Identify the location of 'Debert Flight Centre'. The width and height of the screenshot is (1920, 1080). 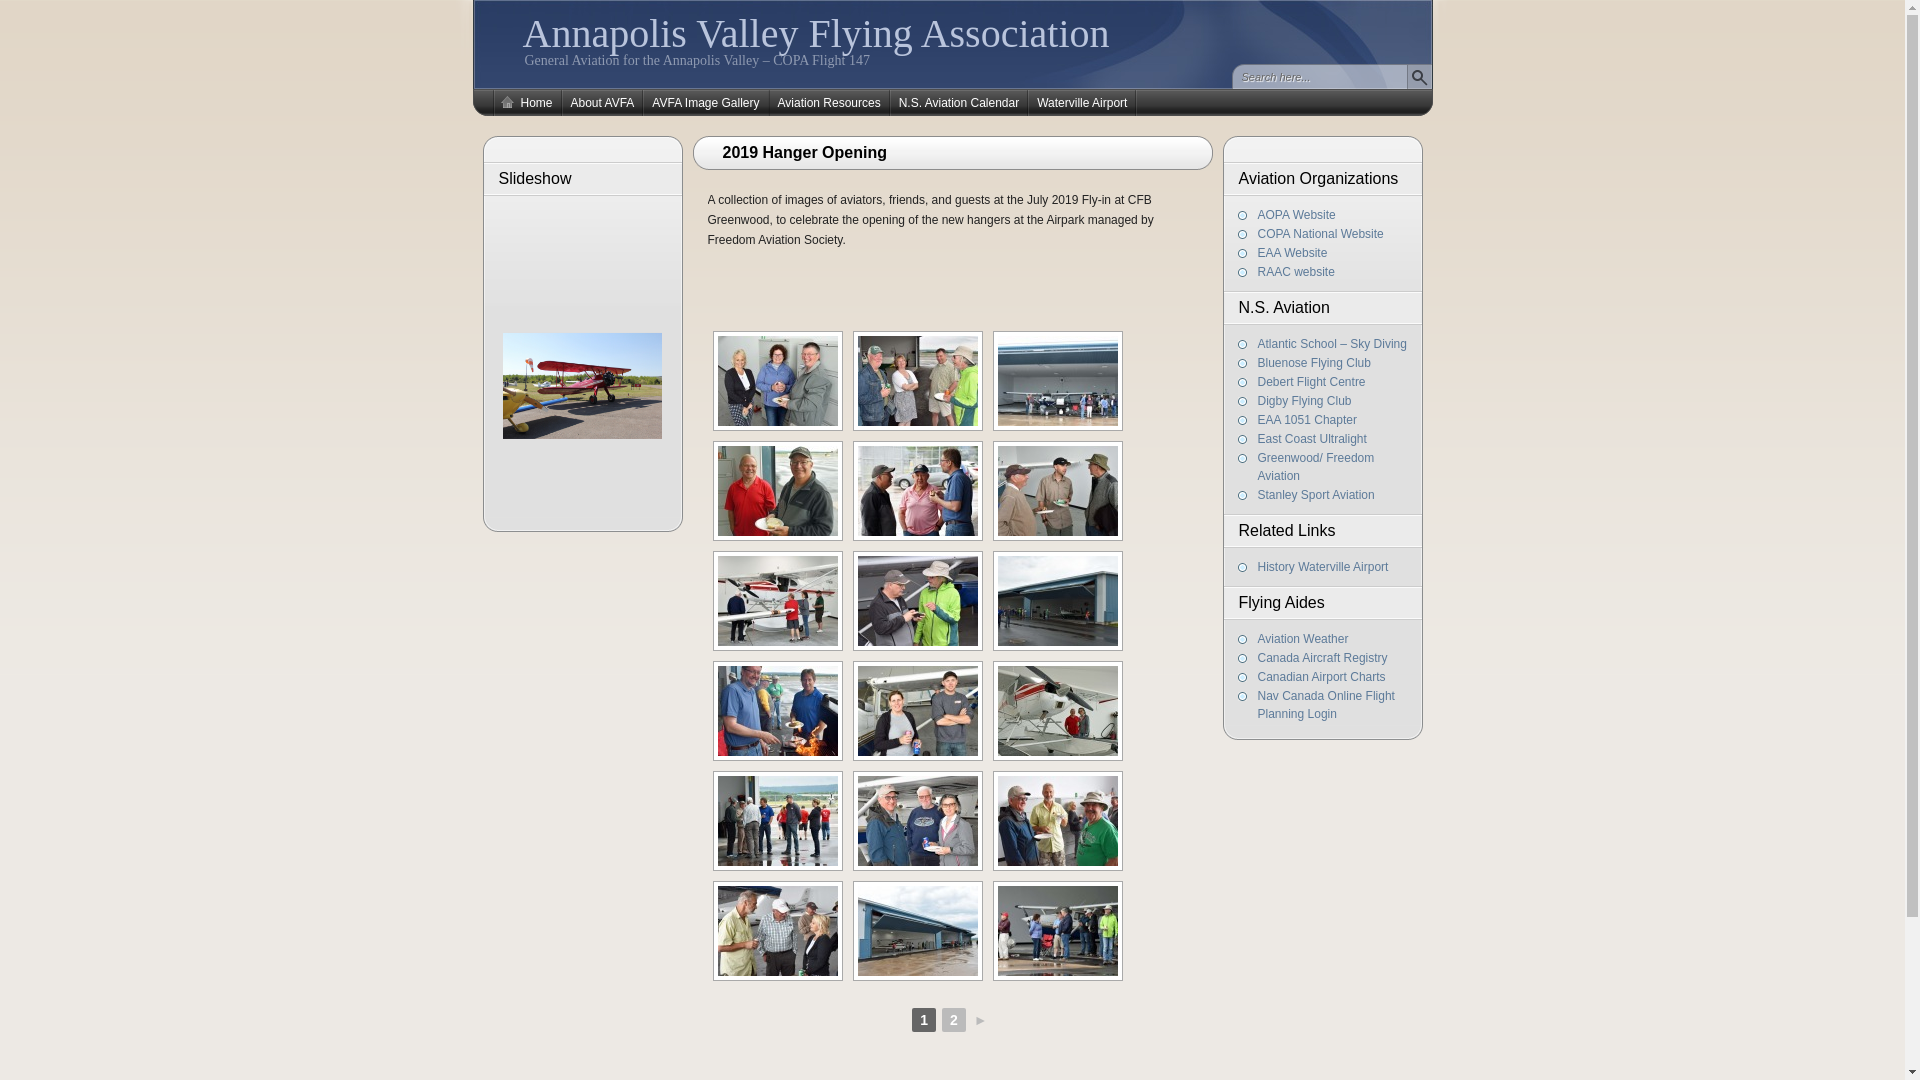
(1256, 381).